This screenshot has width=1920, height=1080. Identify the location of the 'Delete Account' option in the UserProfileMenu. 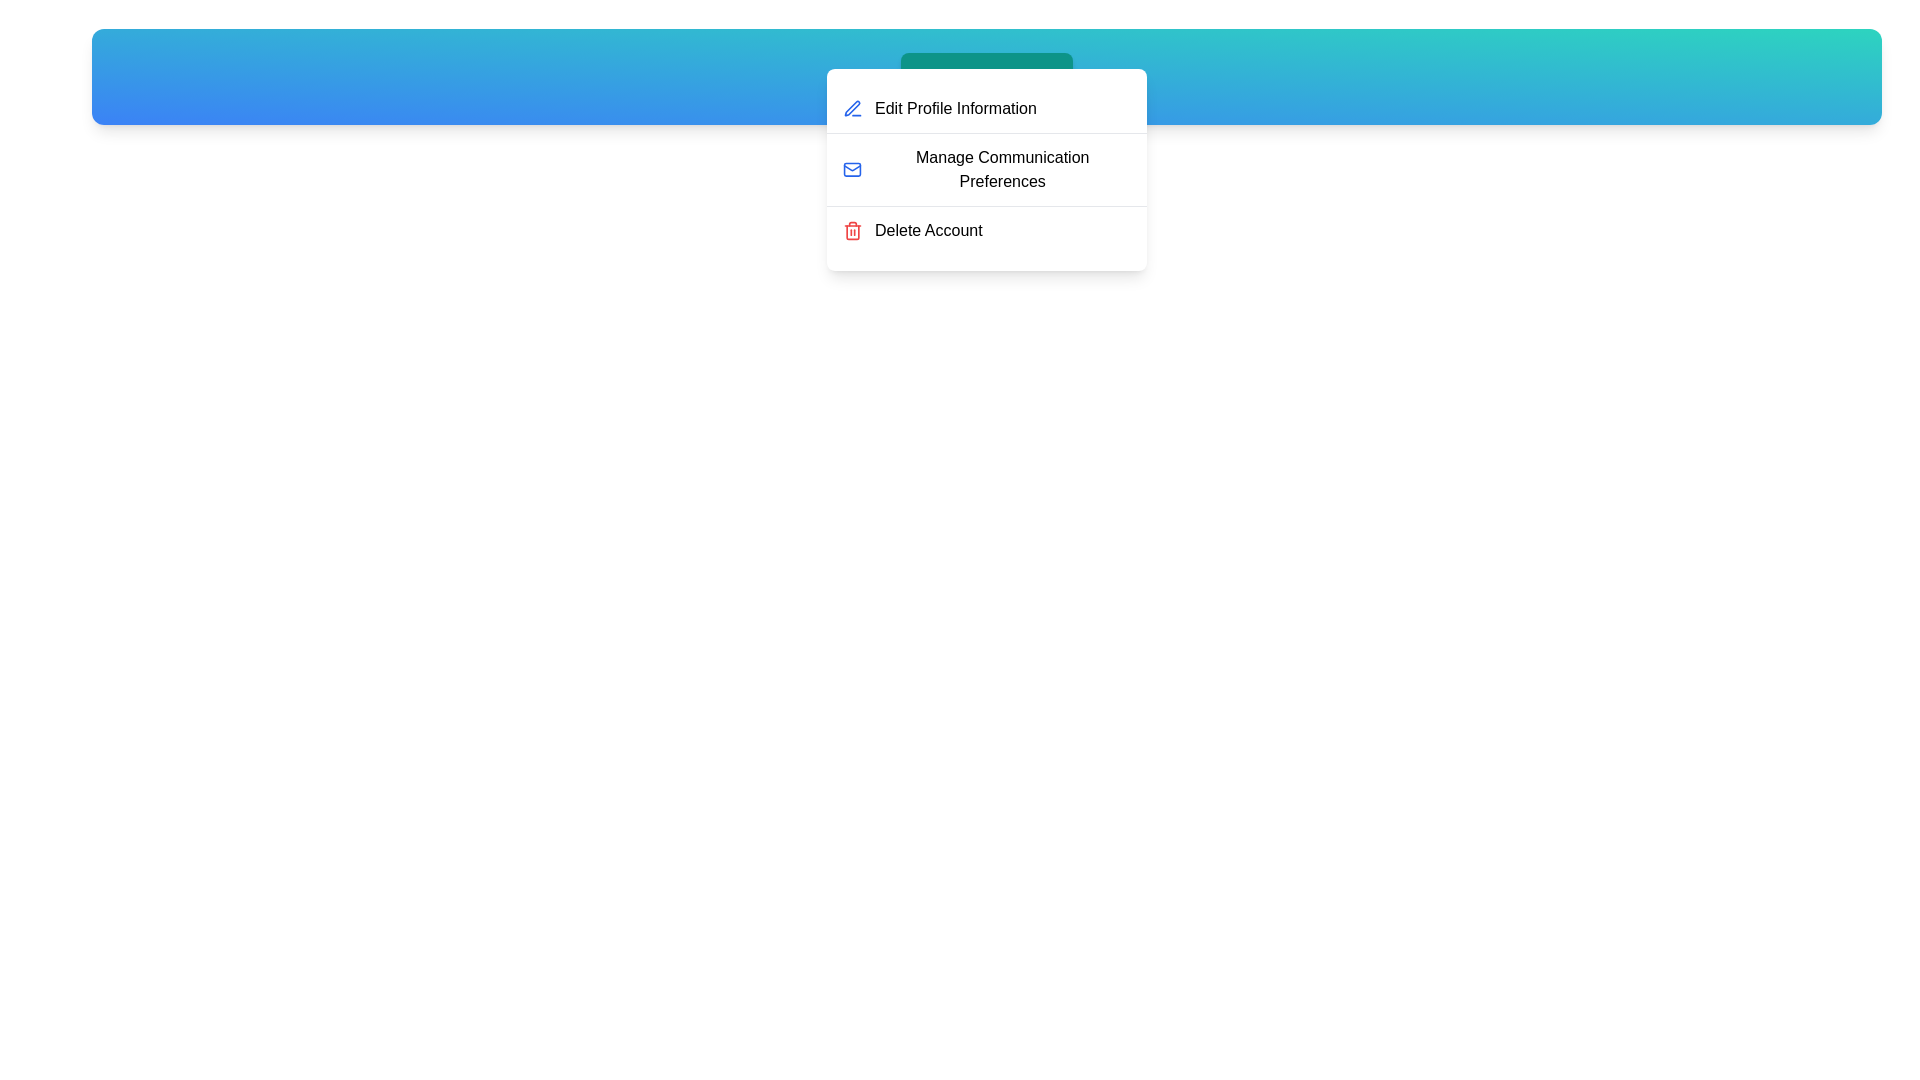
(987, 229).